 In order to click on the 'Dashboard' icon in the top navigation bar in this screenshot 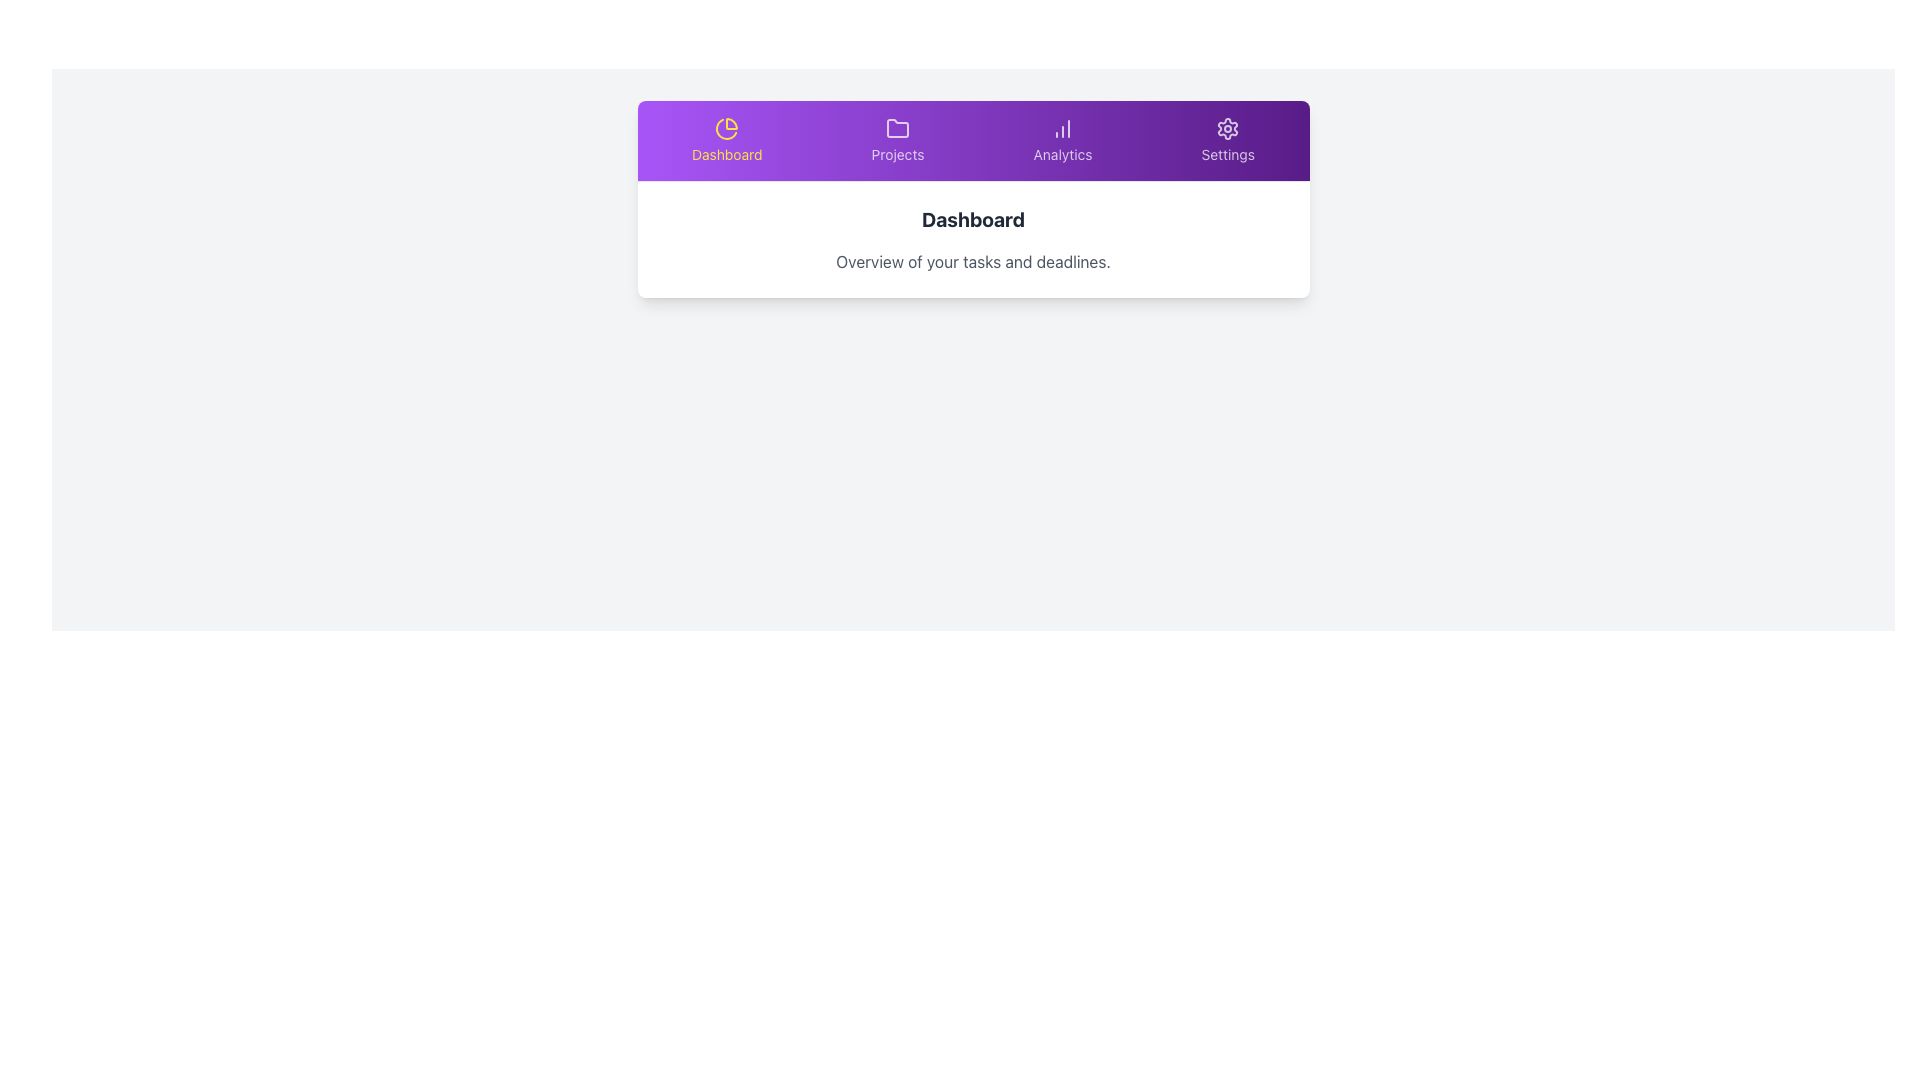, I will do `click(726, 128)`.